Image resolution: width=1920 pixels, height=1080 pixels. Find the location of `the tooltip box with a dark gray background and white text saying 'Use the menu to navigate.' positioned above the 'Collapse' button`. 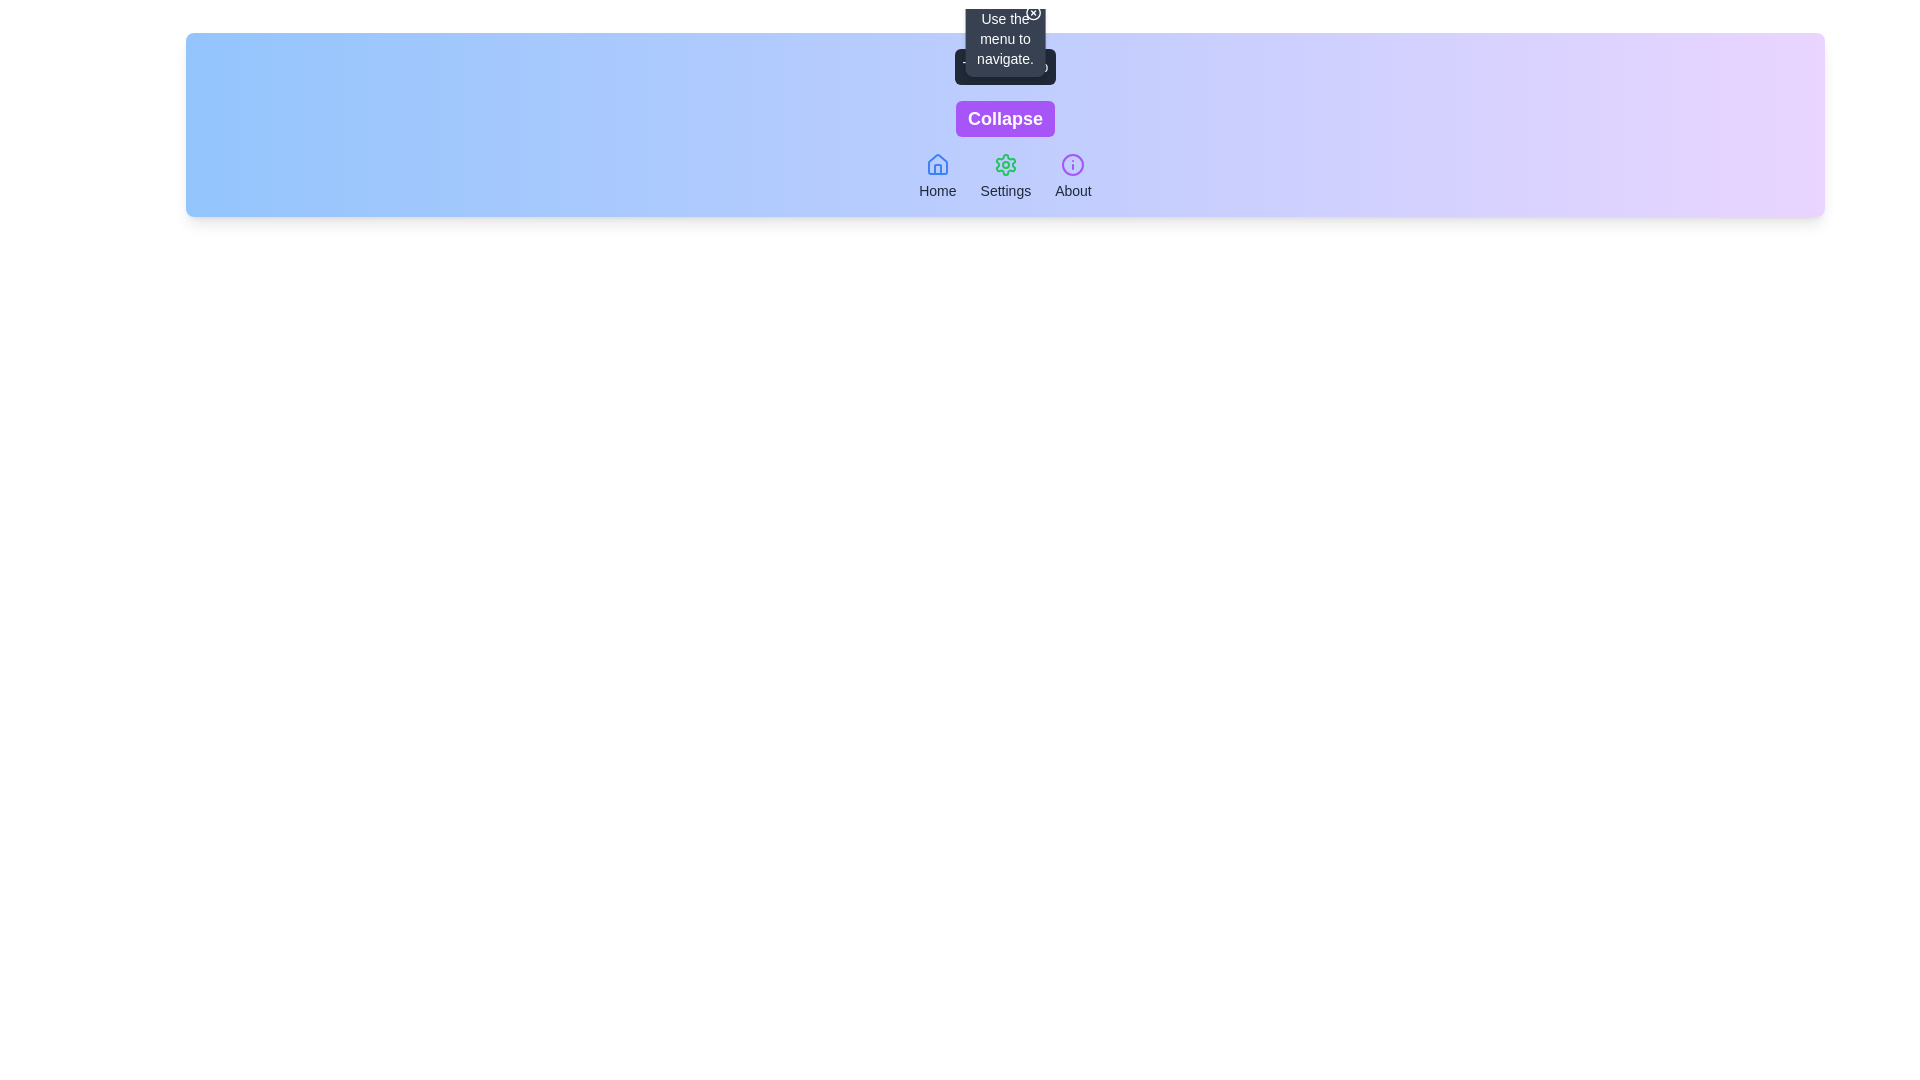

the tooltip box with a dark gray background and white text saying 'Use the menu to navigate.' positioned above the 'Collapse' button is located at coordinates (1005, 38).